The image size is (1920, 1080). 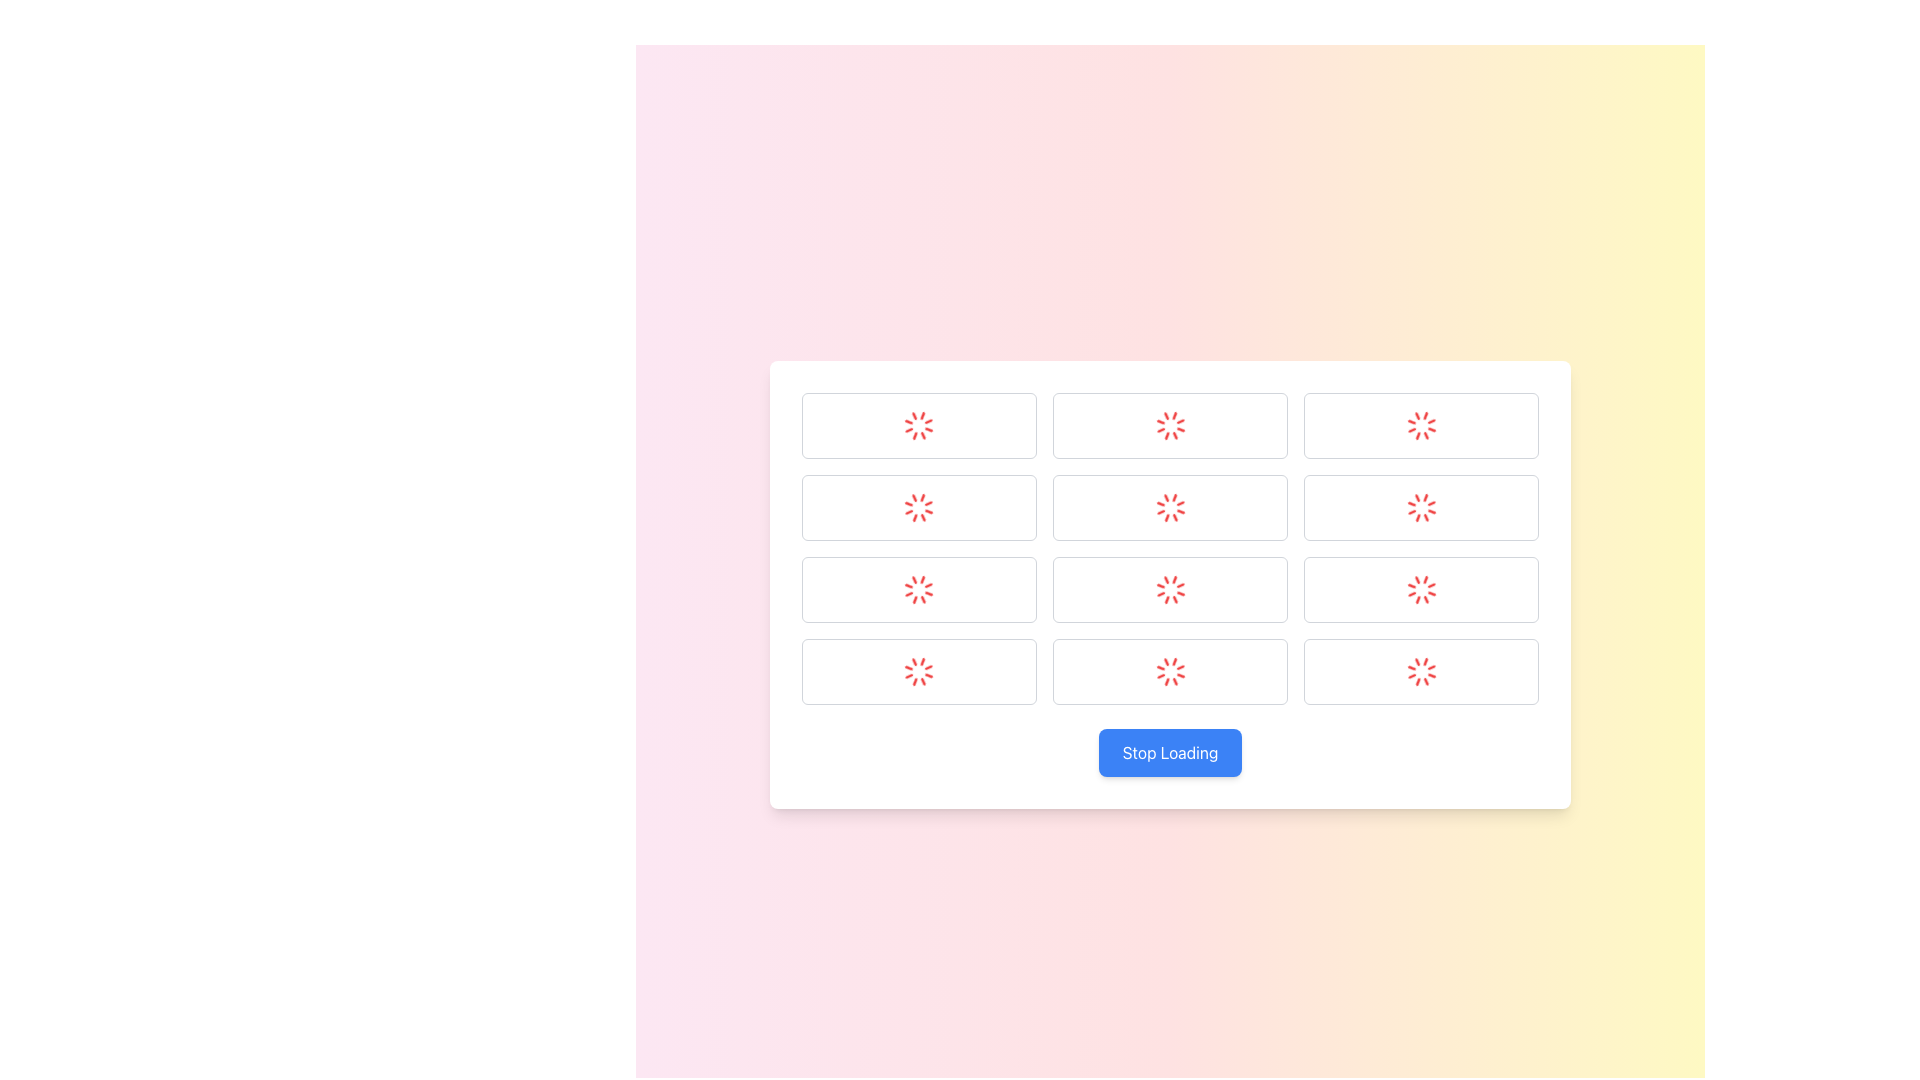 What do you see at coordinates (1170, 589) in the screenshot?
I see `loader animation located in the second row, second column of the grid layout, which visually indicates a loading process` at bounding box center [1170, 589].